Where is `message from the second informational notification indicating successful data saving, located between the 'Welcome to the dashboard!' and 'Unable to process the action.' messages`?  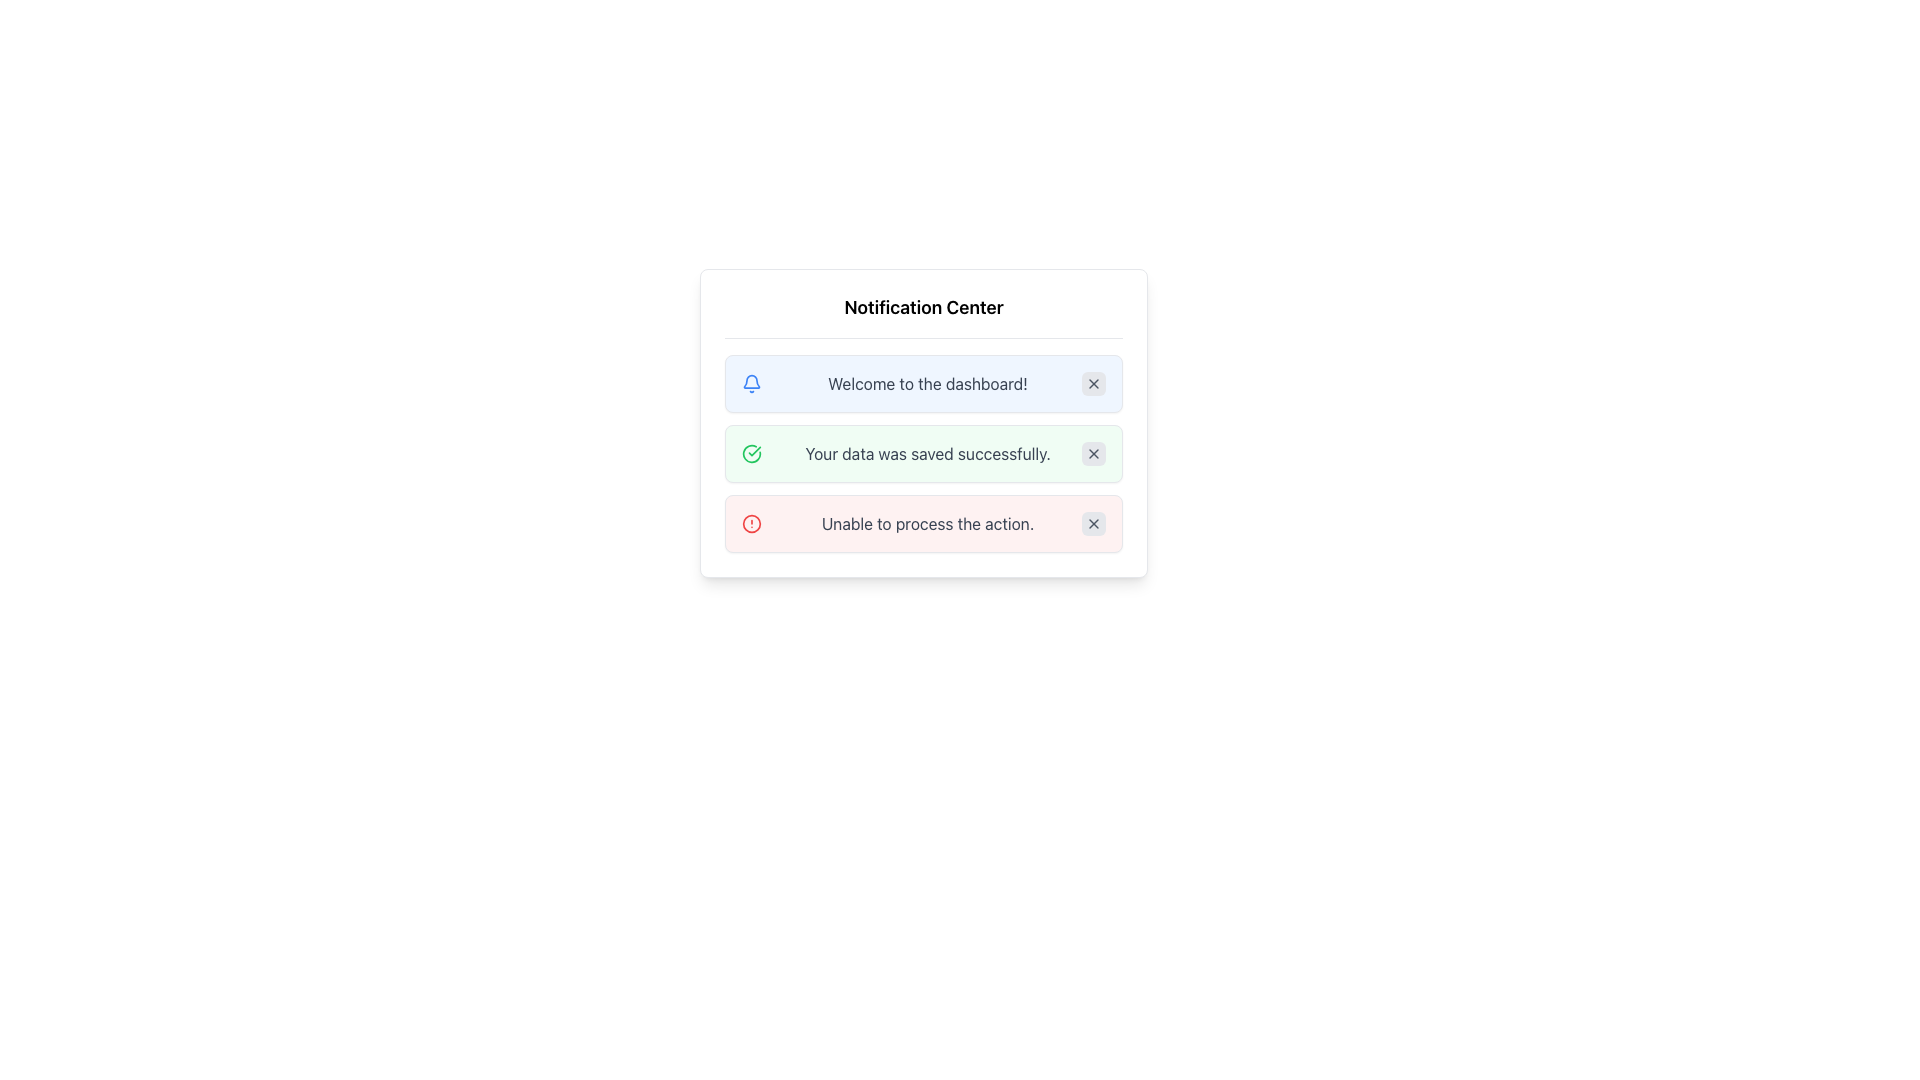 message from the second informational notification indicating successful data saving, located between the 'Welcome to the dashboard!' and 'Unable to process the action.' messages is located at coordinates (923, 454).